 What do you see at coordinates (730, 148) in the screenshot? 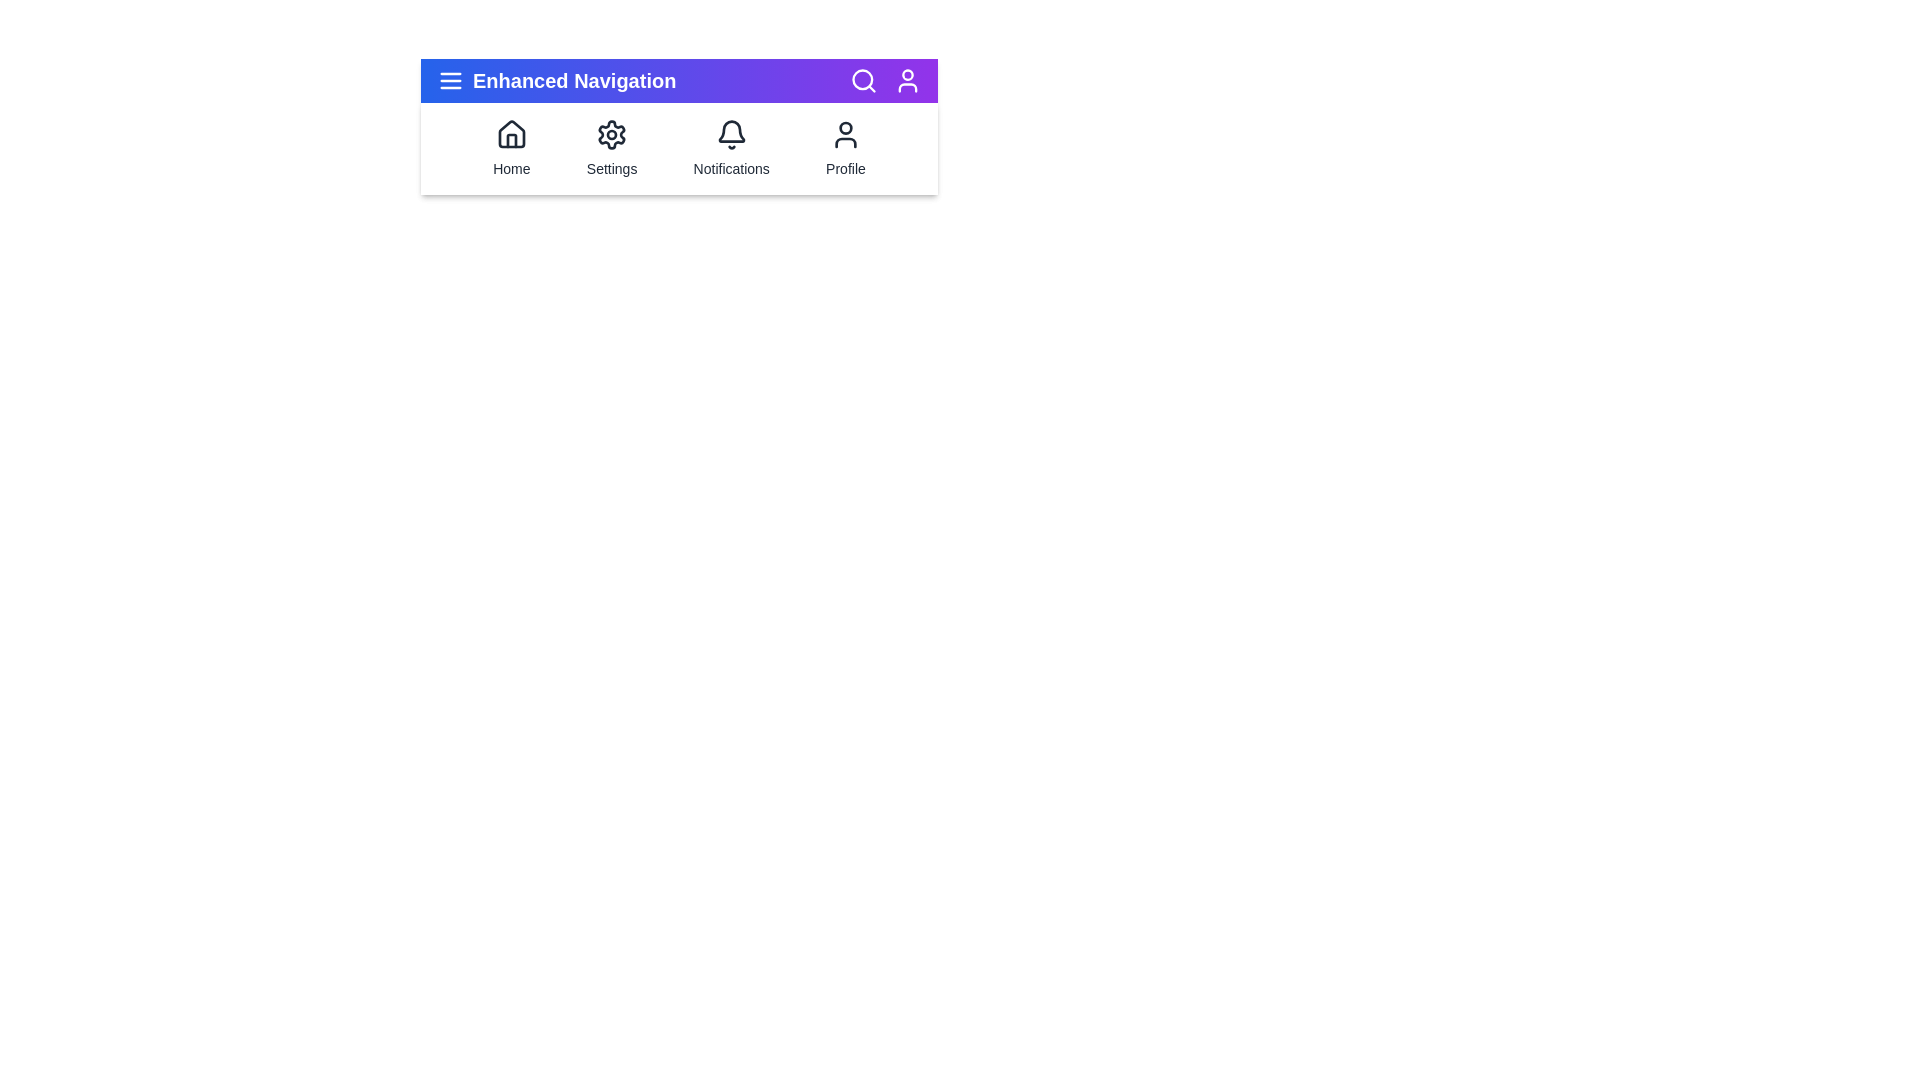
I see `the navigation item Notifications` at bounding box center [730, 148].